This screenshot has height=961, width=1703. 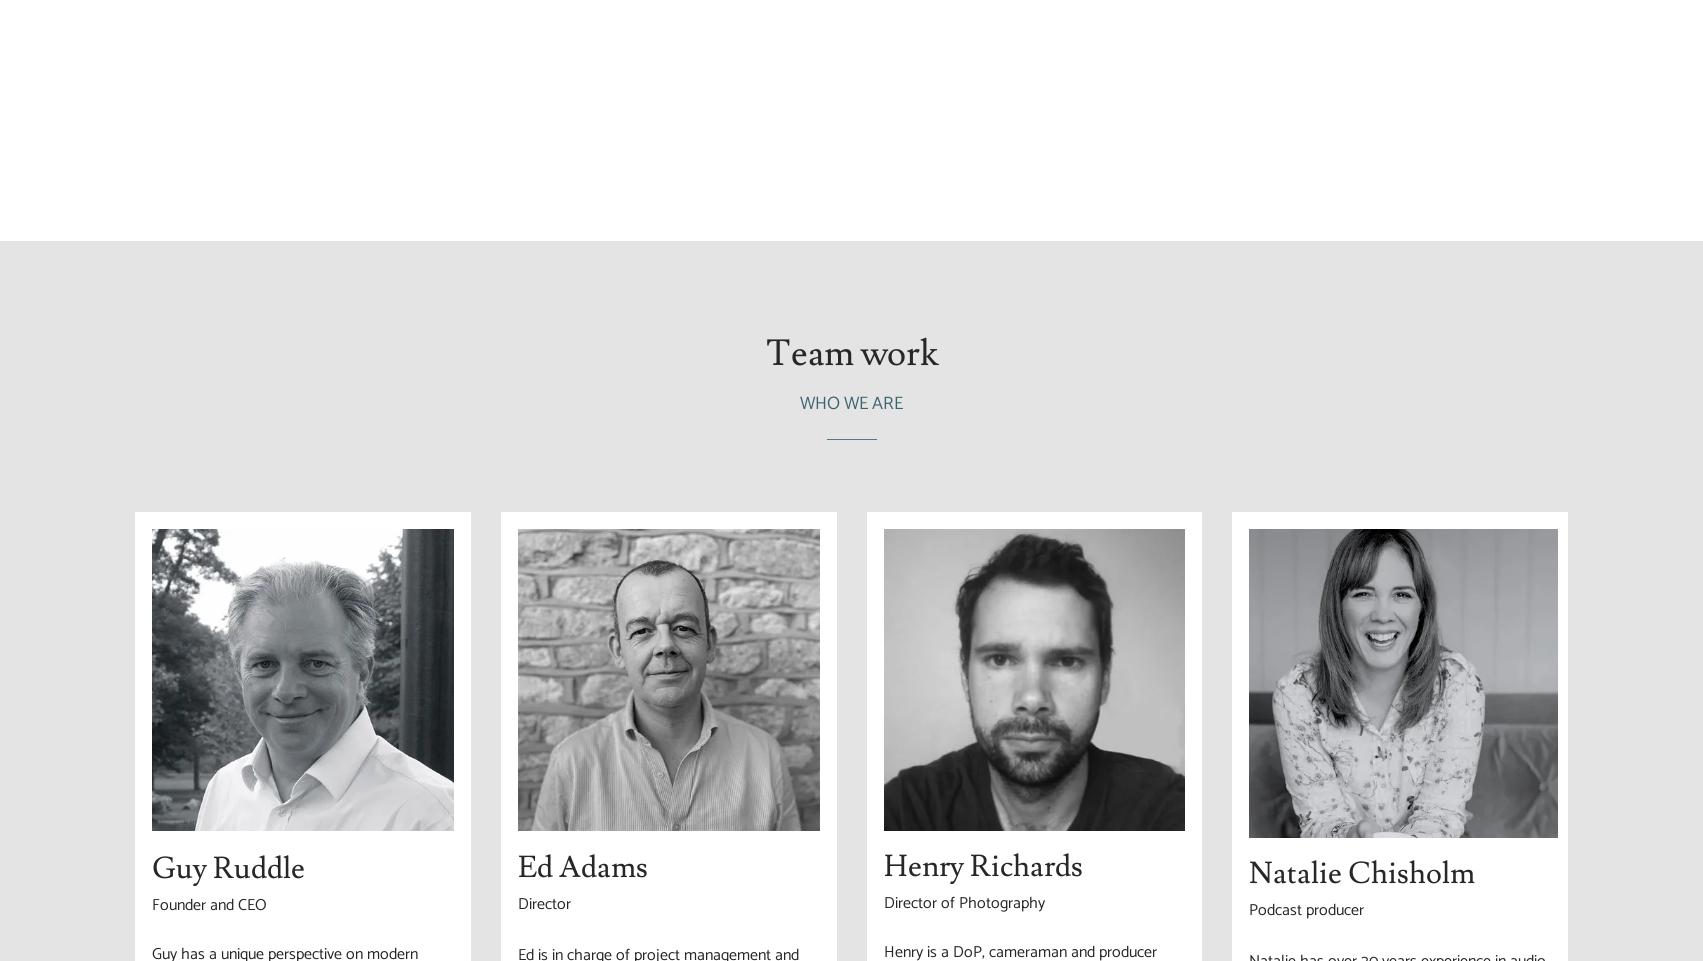 What do you see at coordinates (850, 353) in the screenshot?
I see `'Team work'` at bounding box center [850, 353].